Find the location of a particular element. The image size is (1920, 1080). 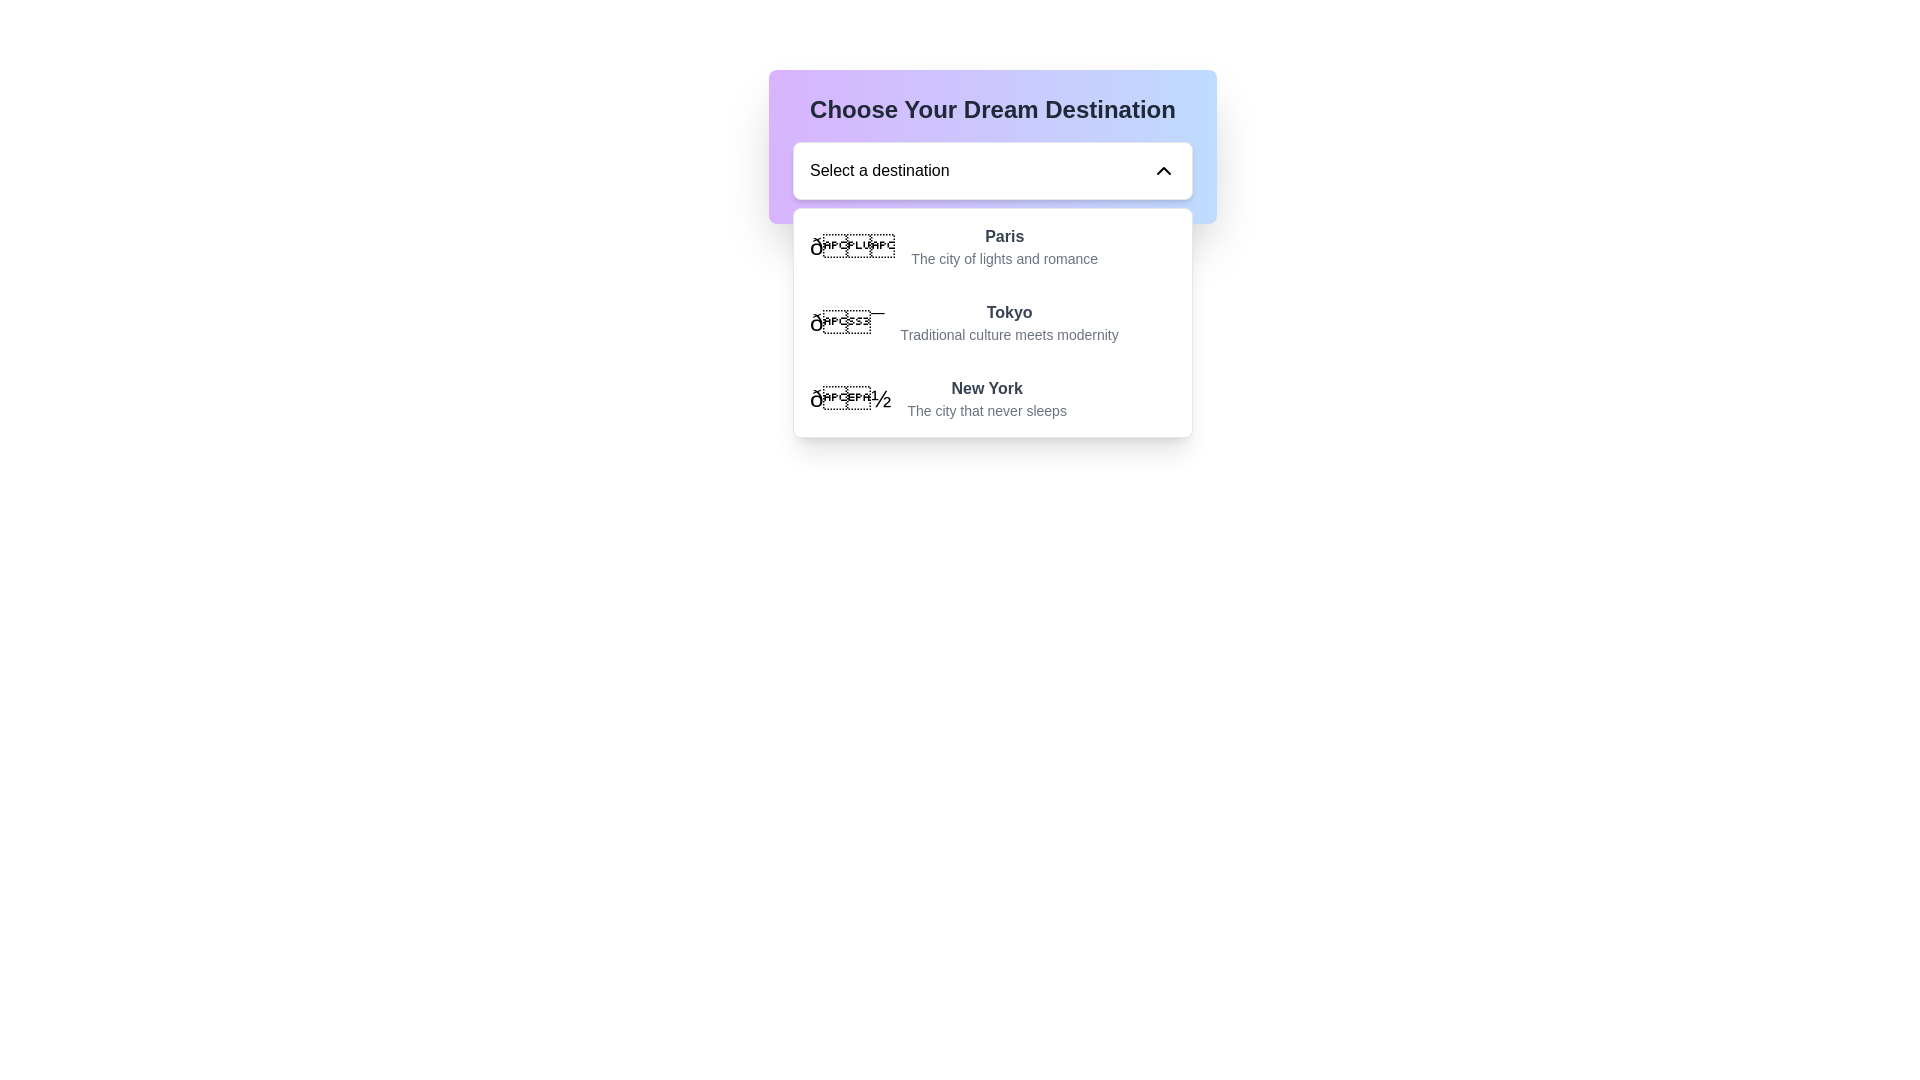

the icon representing the 'Tokyo' list item is located at coordinates (846, 322).